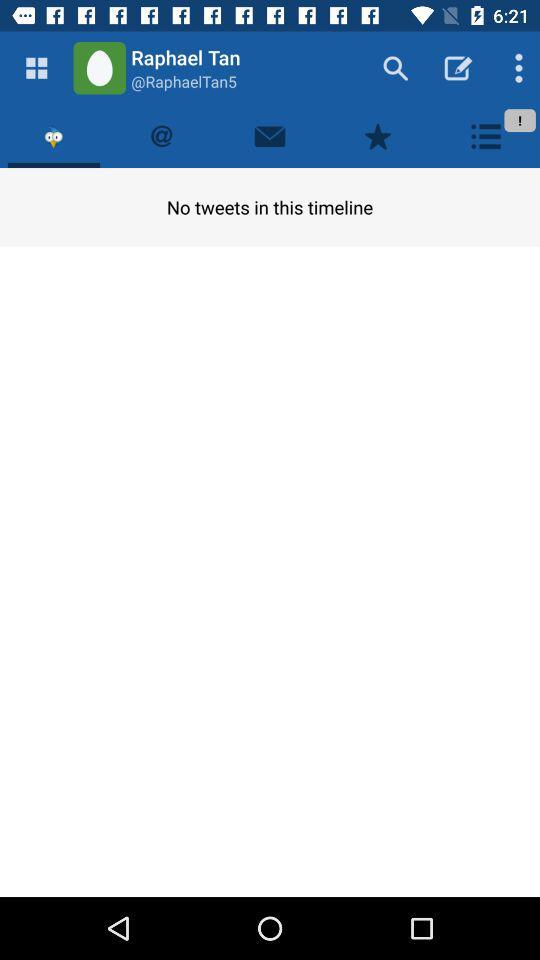  What do you see at coordinates (54, 135) in the screenshot?
I see `item above no tweets in item` at bounding box center [54, 135].